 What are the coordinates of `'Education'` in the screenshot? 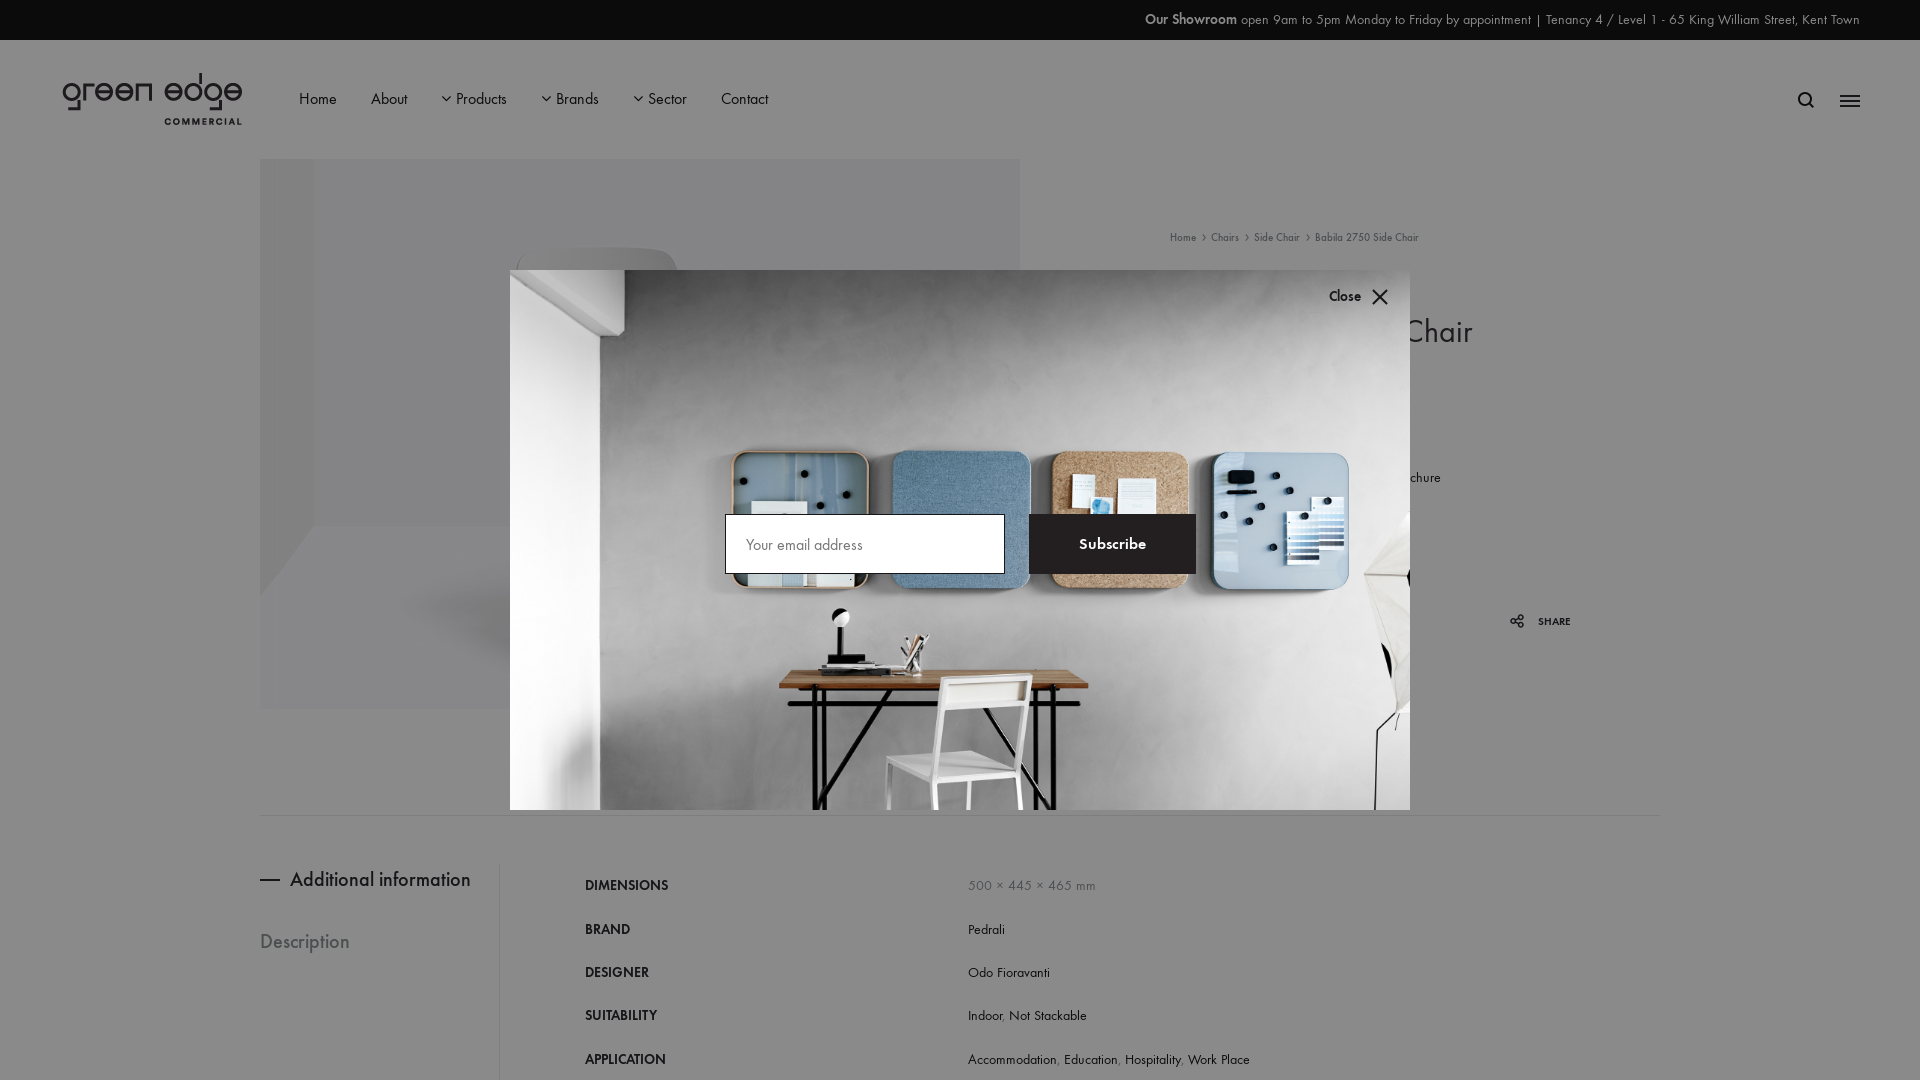 It's located at (1089, 1058).